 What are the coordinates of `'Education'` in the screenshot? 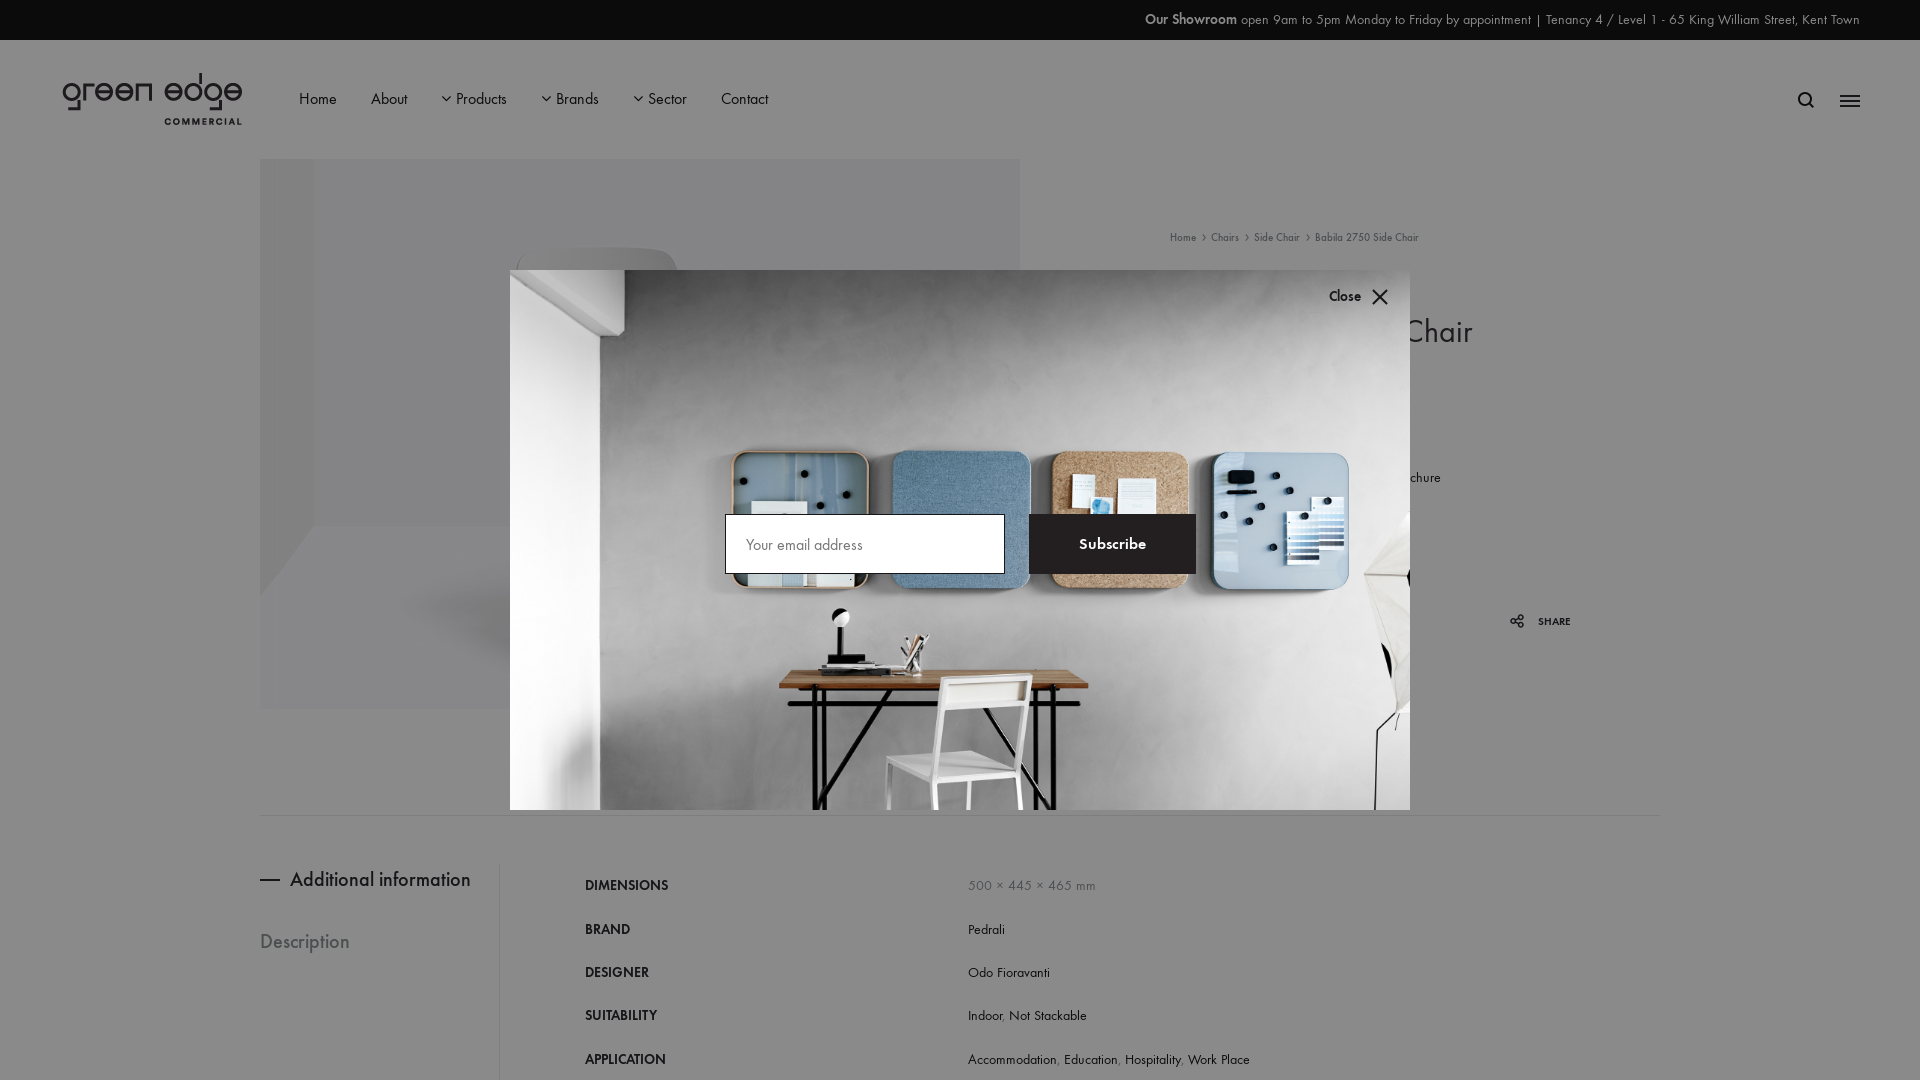 It's located at (1089, 1058).